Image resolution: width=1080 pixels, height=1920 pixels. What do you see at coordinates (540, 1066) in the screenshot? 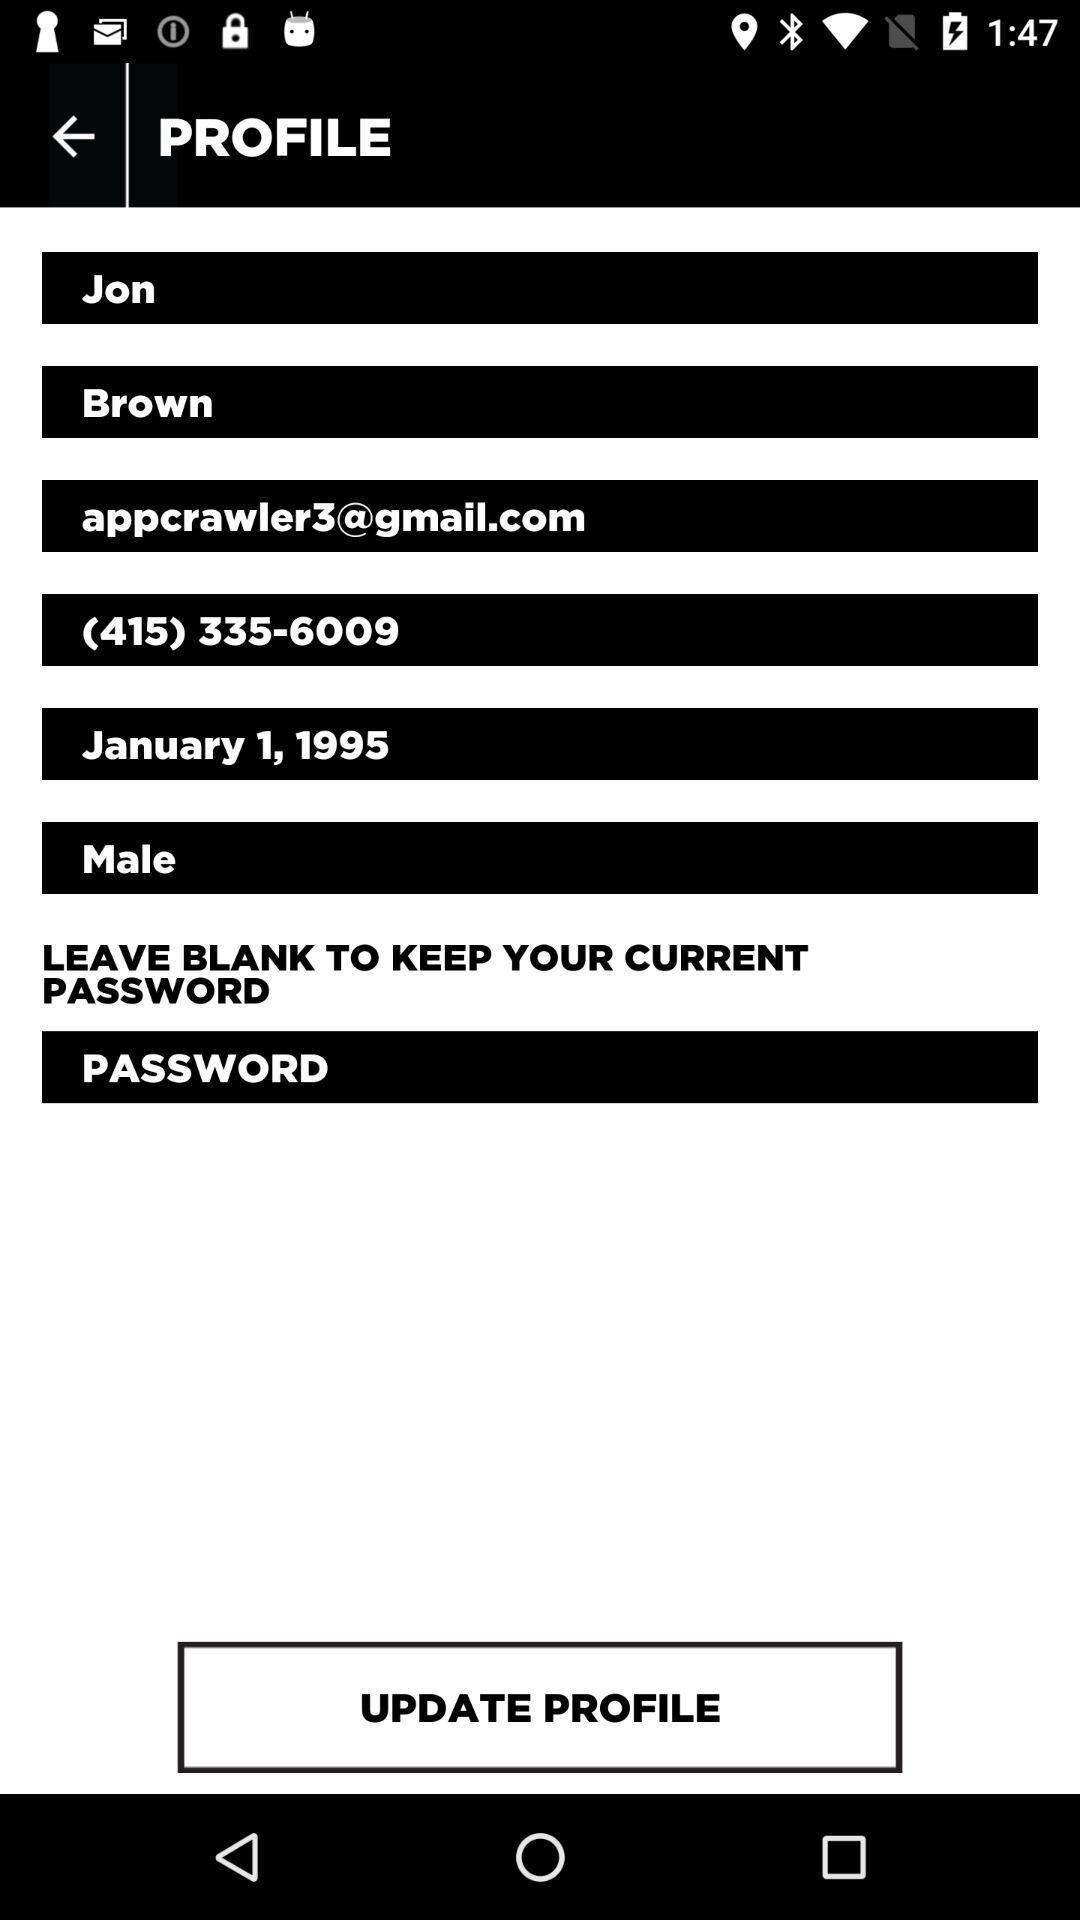
I see `the icon below the leave blank to icon` at bounding box center [540, 1066].